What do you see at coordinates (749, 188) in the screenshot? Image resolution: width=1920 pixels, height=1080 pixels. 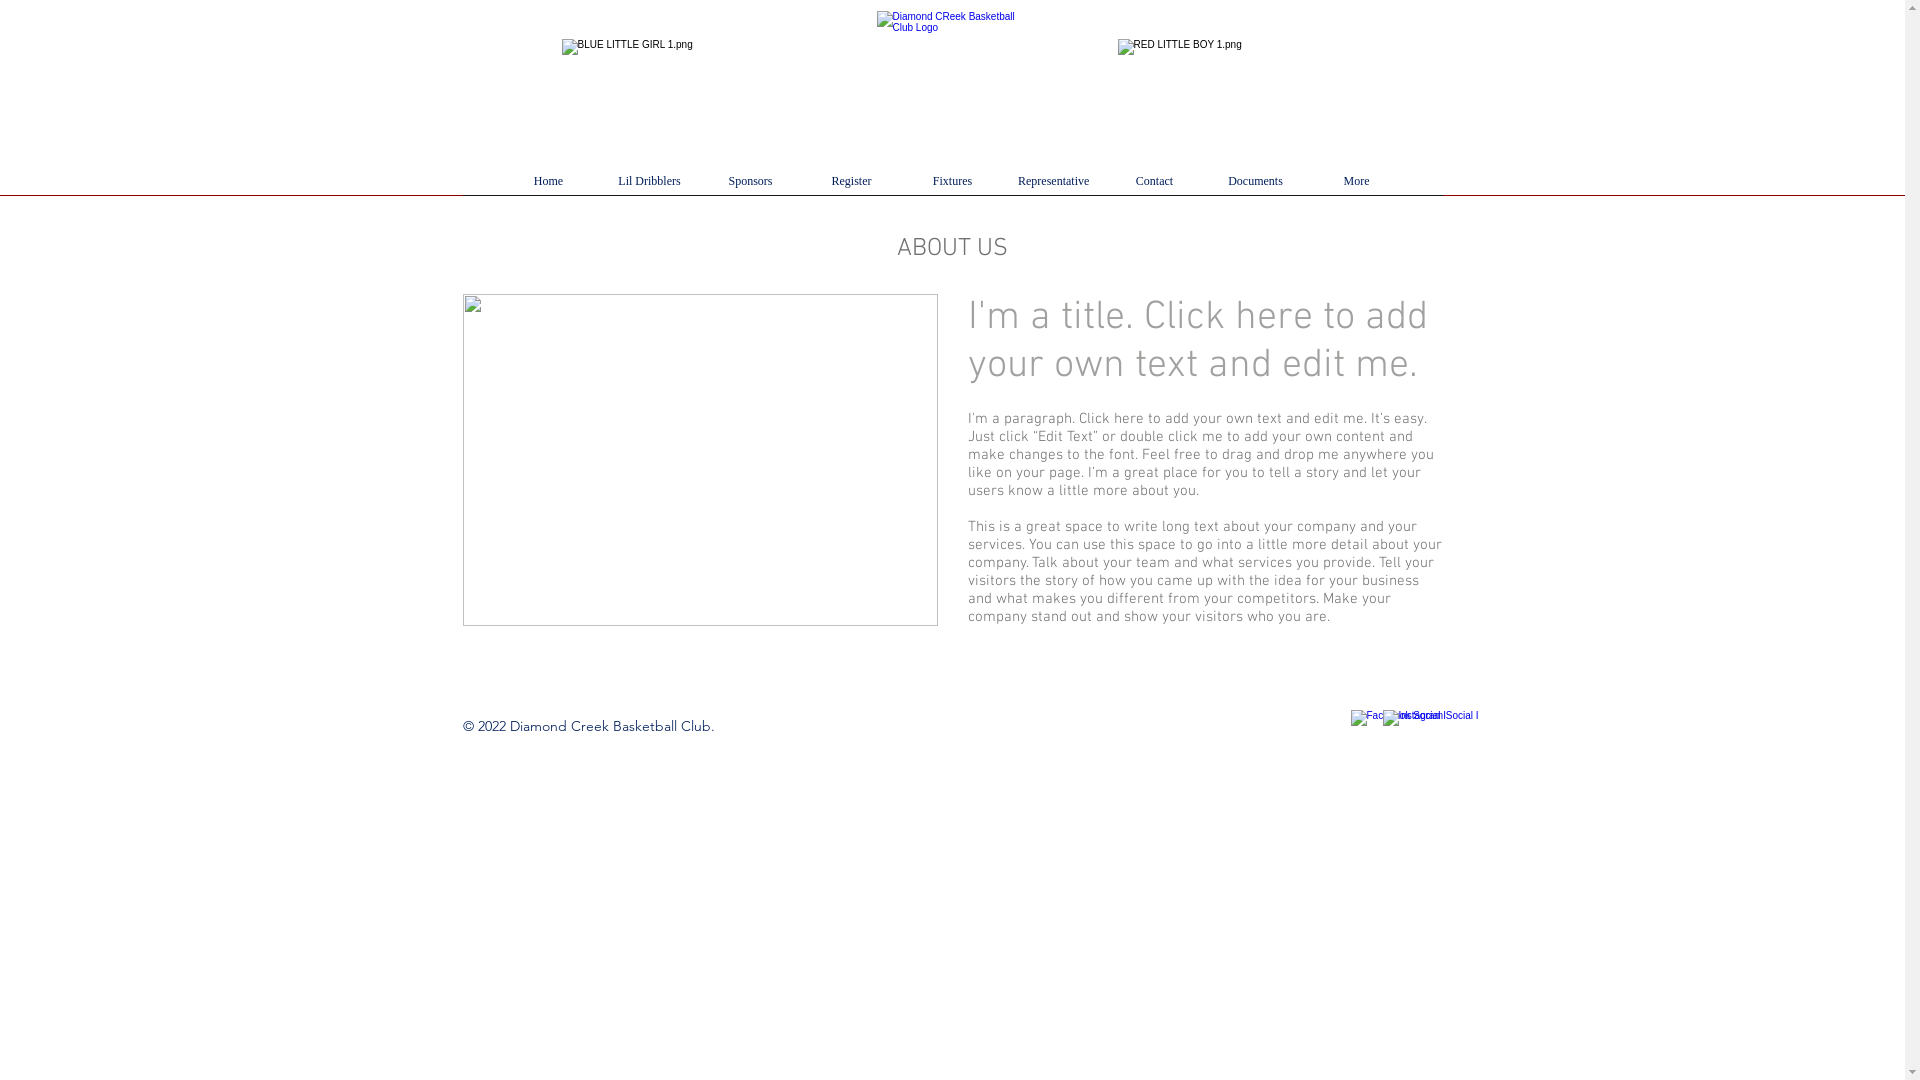 I see `'Sponsors'` at bounding box center [749, 188].